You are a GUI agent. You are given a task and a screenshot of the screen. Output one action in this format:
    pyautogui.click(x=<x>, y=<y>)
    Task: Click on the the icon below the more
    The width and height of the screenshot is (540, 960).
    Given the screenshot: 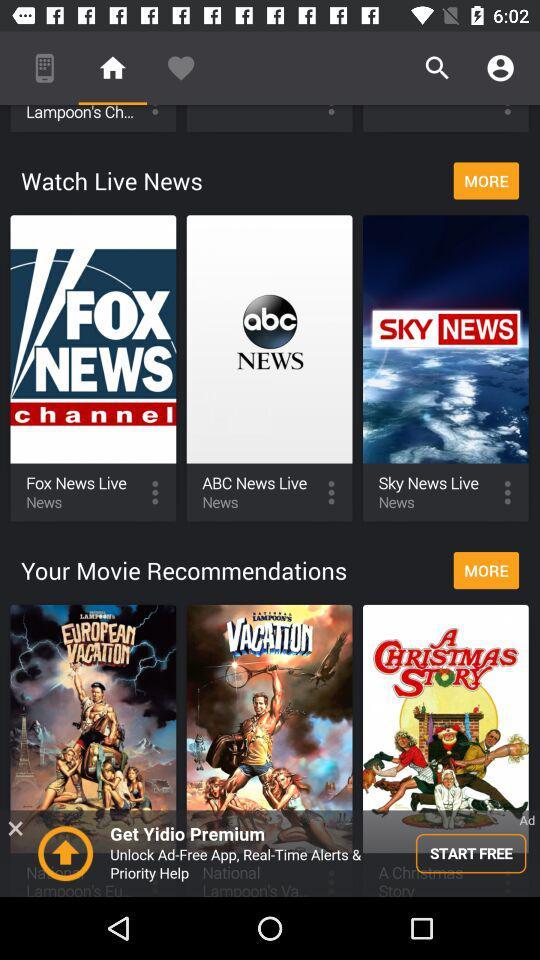 What is the action you would take?
    pyautogui.click(x=270, y=852)
    